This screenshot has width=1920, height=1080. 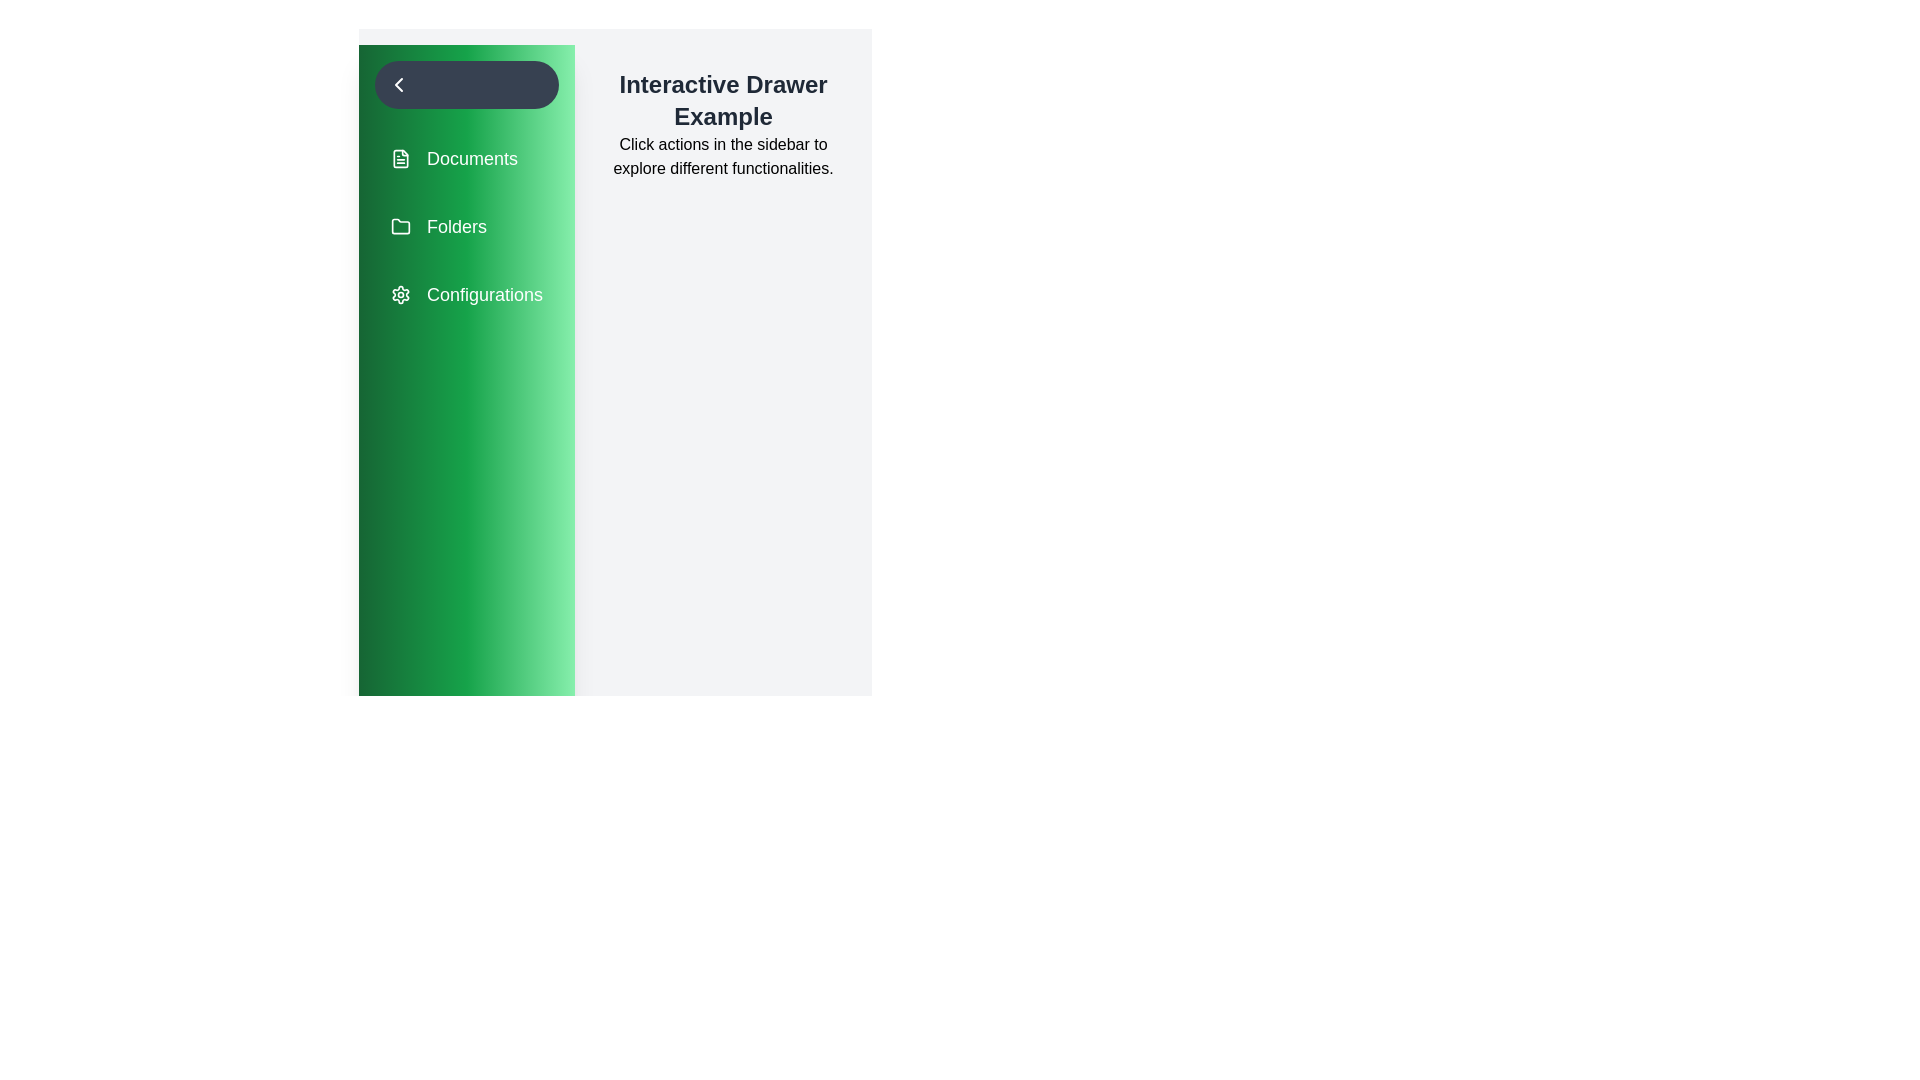 What do you see at coordinates (465, 226) in the screenshot?
I see `the menu item labeled 'Folders' to highlight it` at bounding box center [465, 226].